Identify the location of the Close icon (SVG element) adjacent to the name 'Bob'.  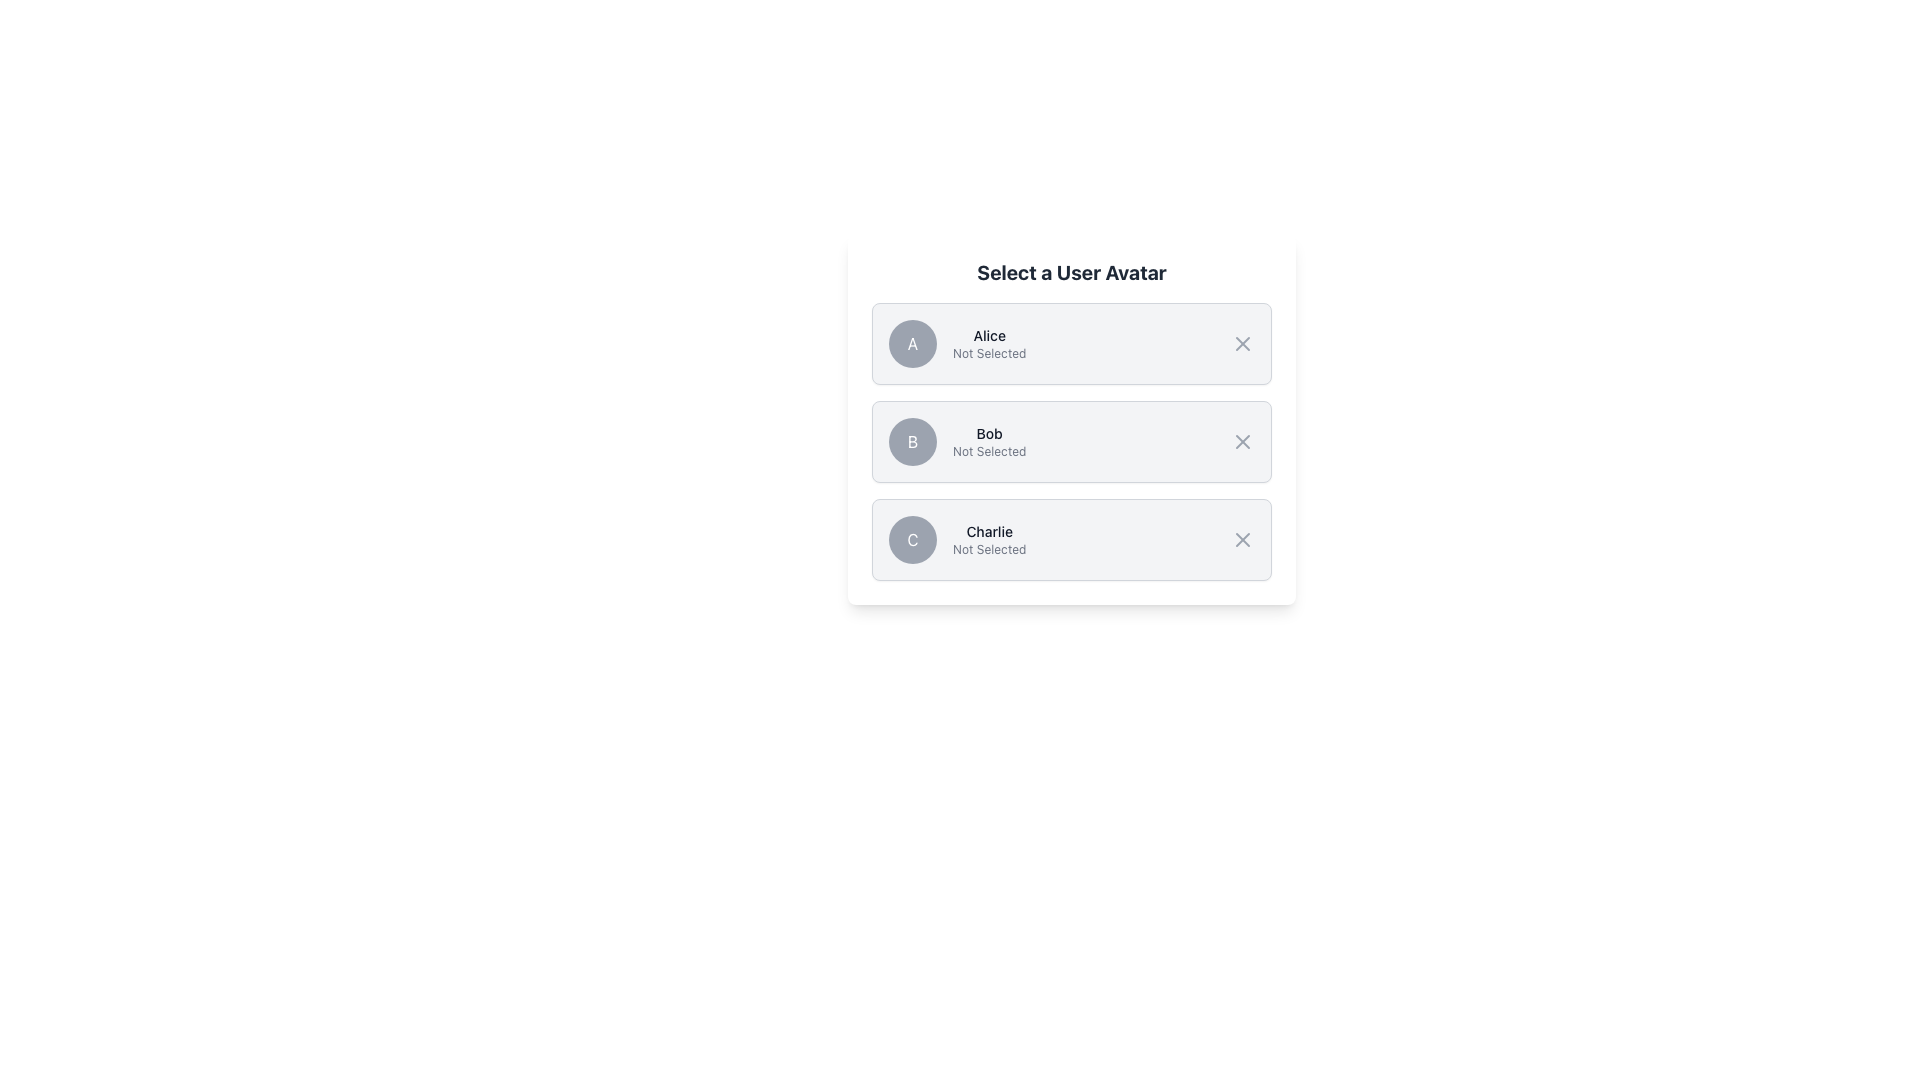
(1242, 441).